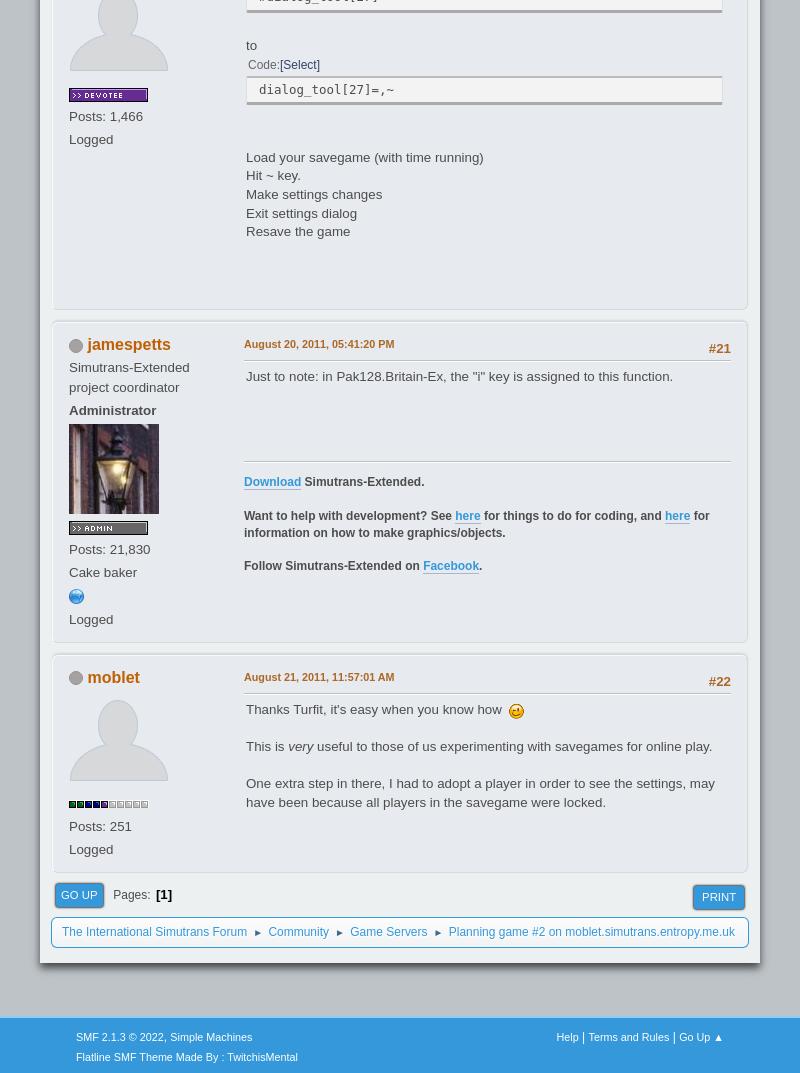 The width and height of the screenshot is (800, 1073). What do you see at coordinates (300, 212) in the screenshot?
I see `'Exit settings dialog'` at bounding box center [300, 212].